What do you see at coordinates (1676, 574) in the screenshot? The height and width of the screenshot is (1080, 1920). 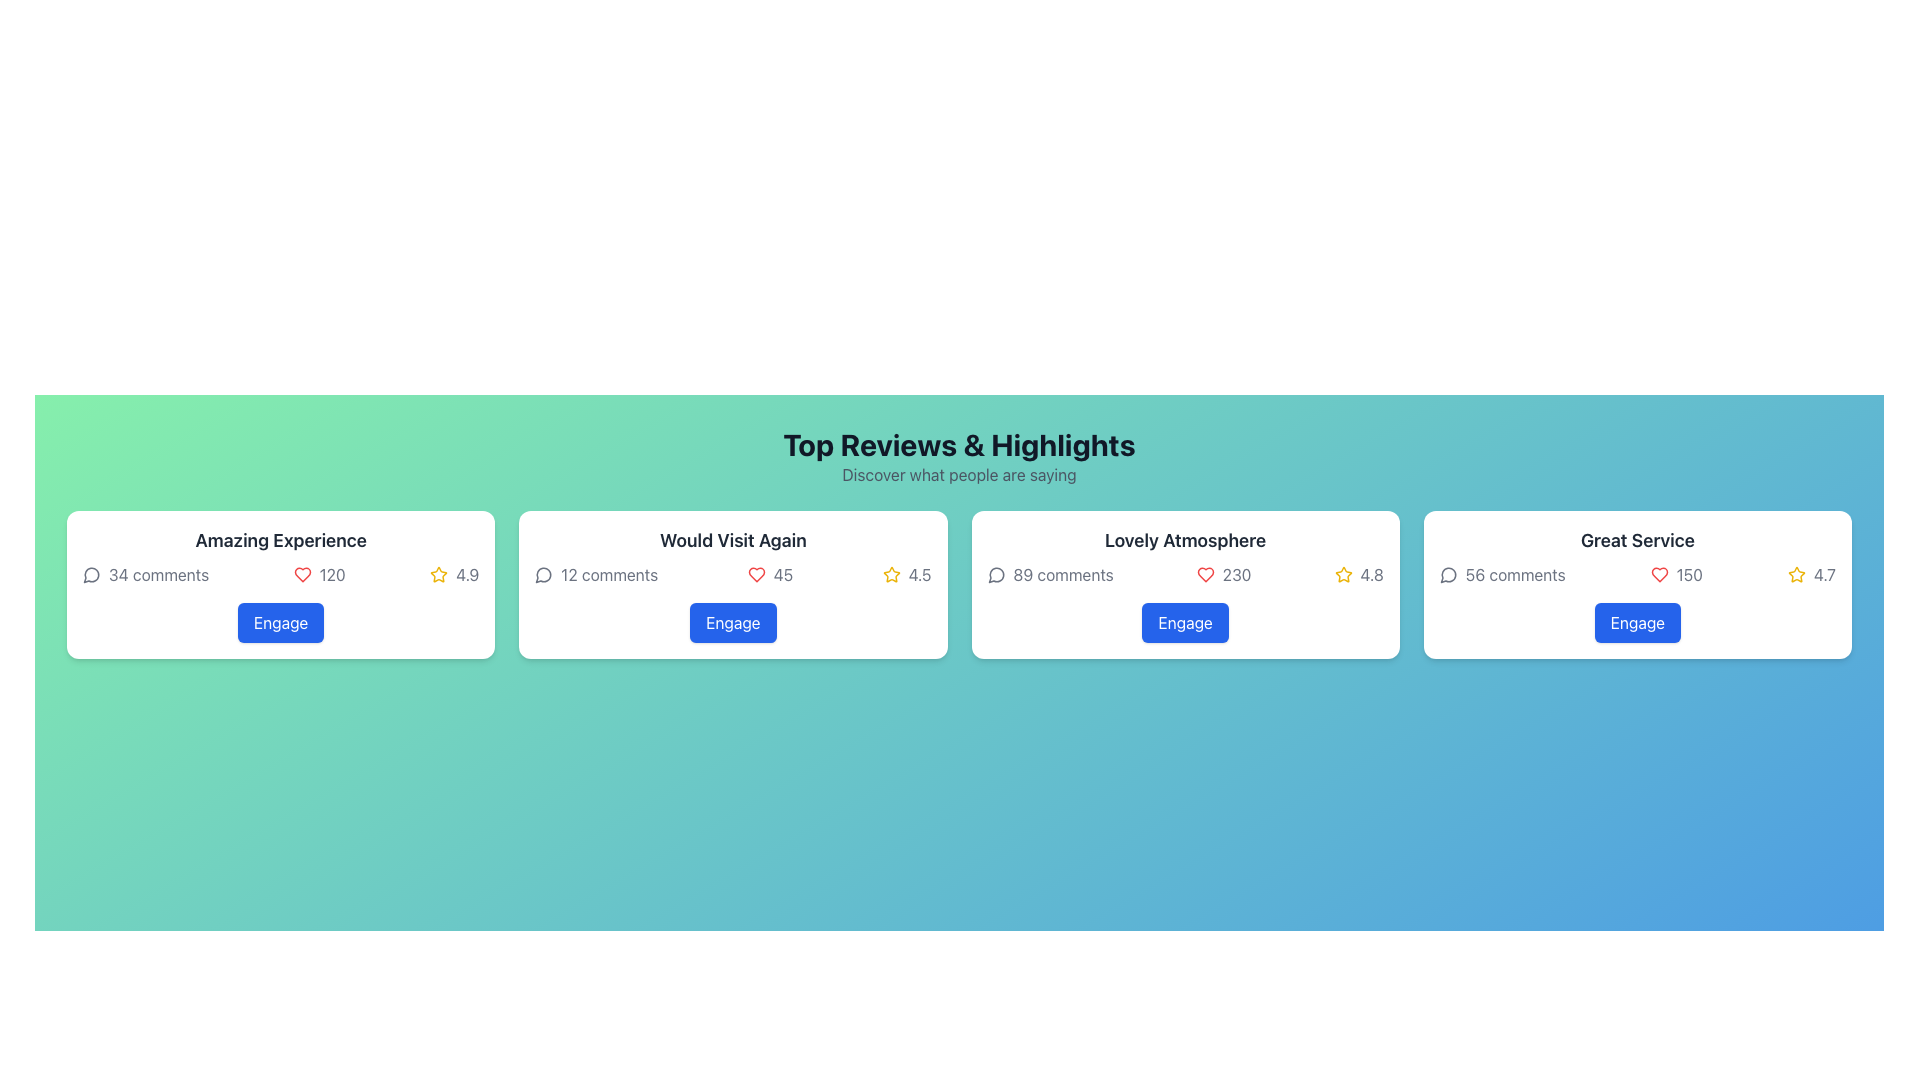 I see `textual numerical display showing the number '150', which is styled in gray font and located next to a red heart icon in the 'Great Service' card` at bounding box center [1676, 574].